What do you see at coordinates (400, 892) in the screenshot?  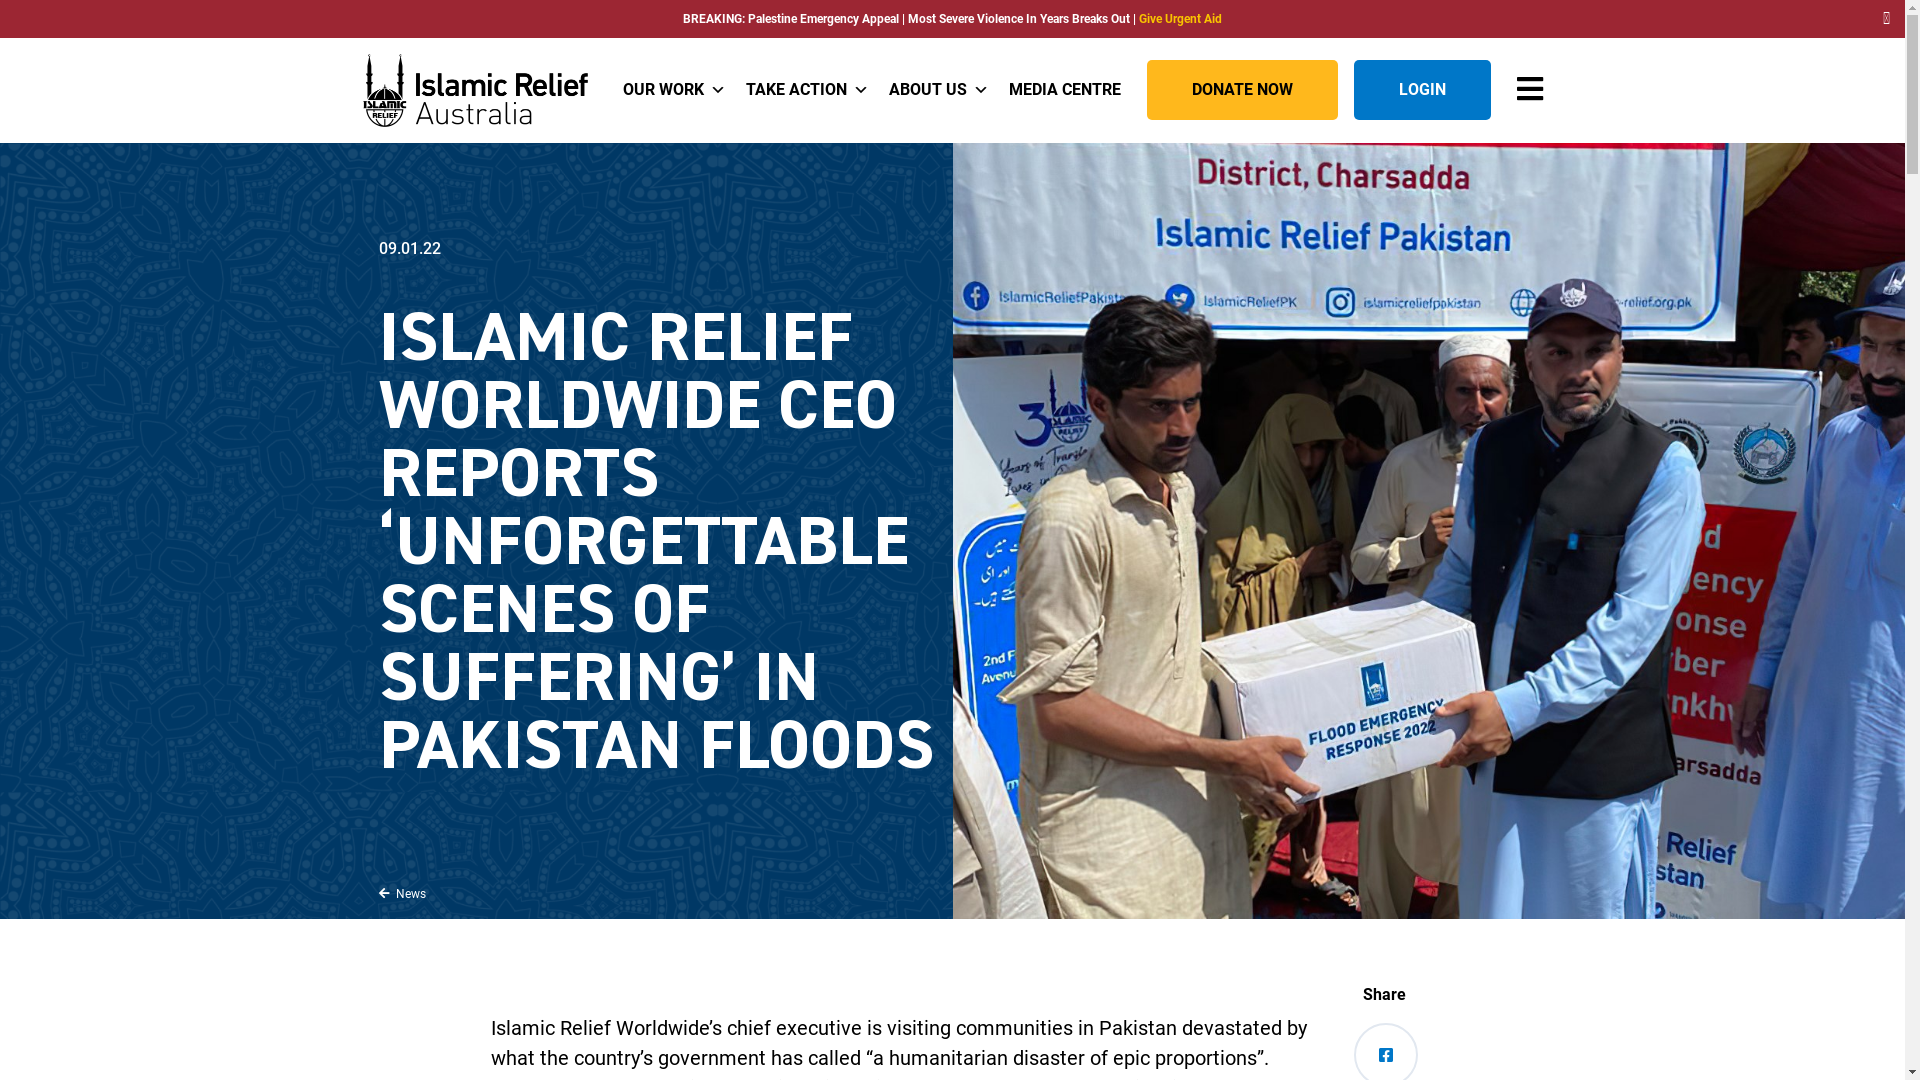 I see `'  News'` at bounding box center [400, 892].